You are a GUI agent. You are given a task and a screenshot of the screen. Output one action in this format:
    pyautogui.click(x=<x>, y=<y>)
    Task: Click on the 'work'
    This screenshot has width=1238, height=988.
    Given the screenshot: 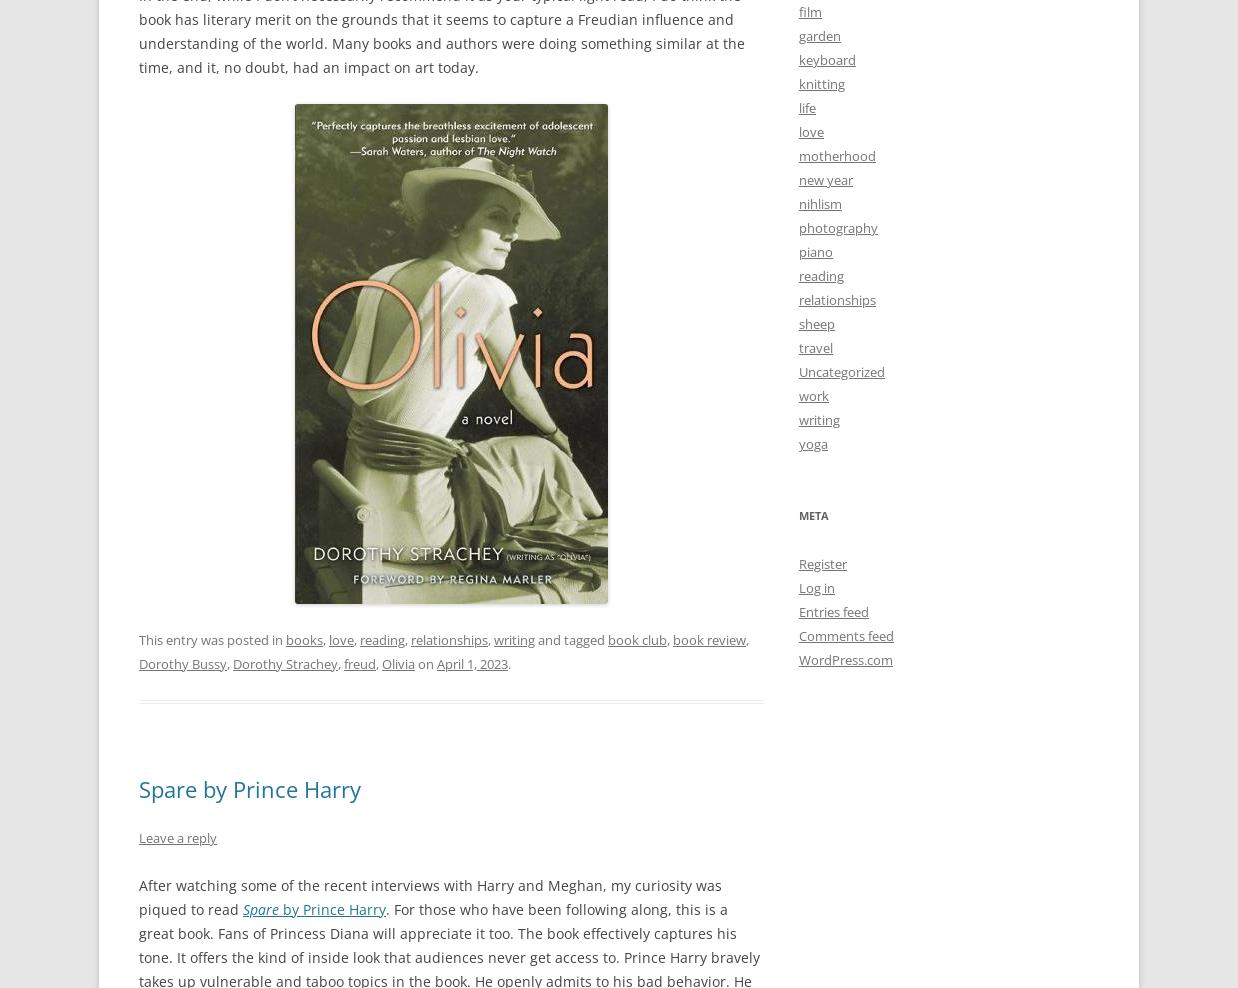 What is the action you would take?
    pyautogui.click(x=799, y=394)
    